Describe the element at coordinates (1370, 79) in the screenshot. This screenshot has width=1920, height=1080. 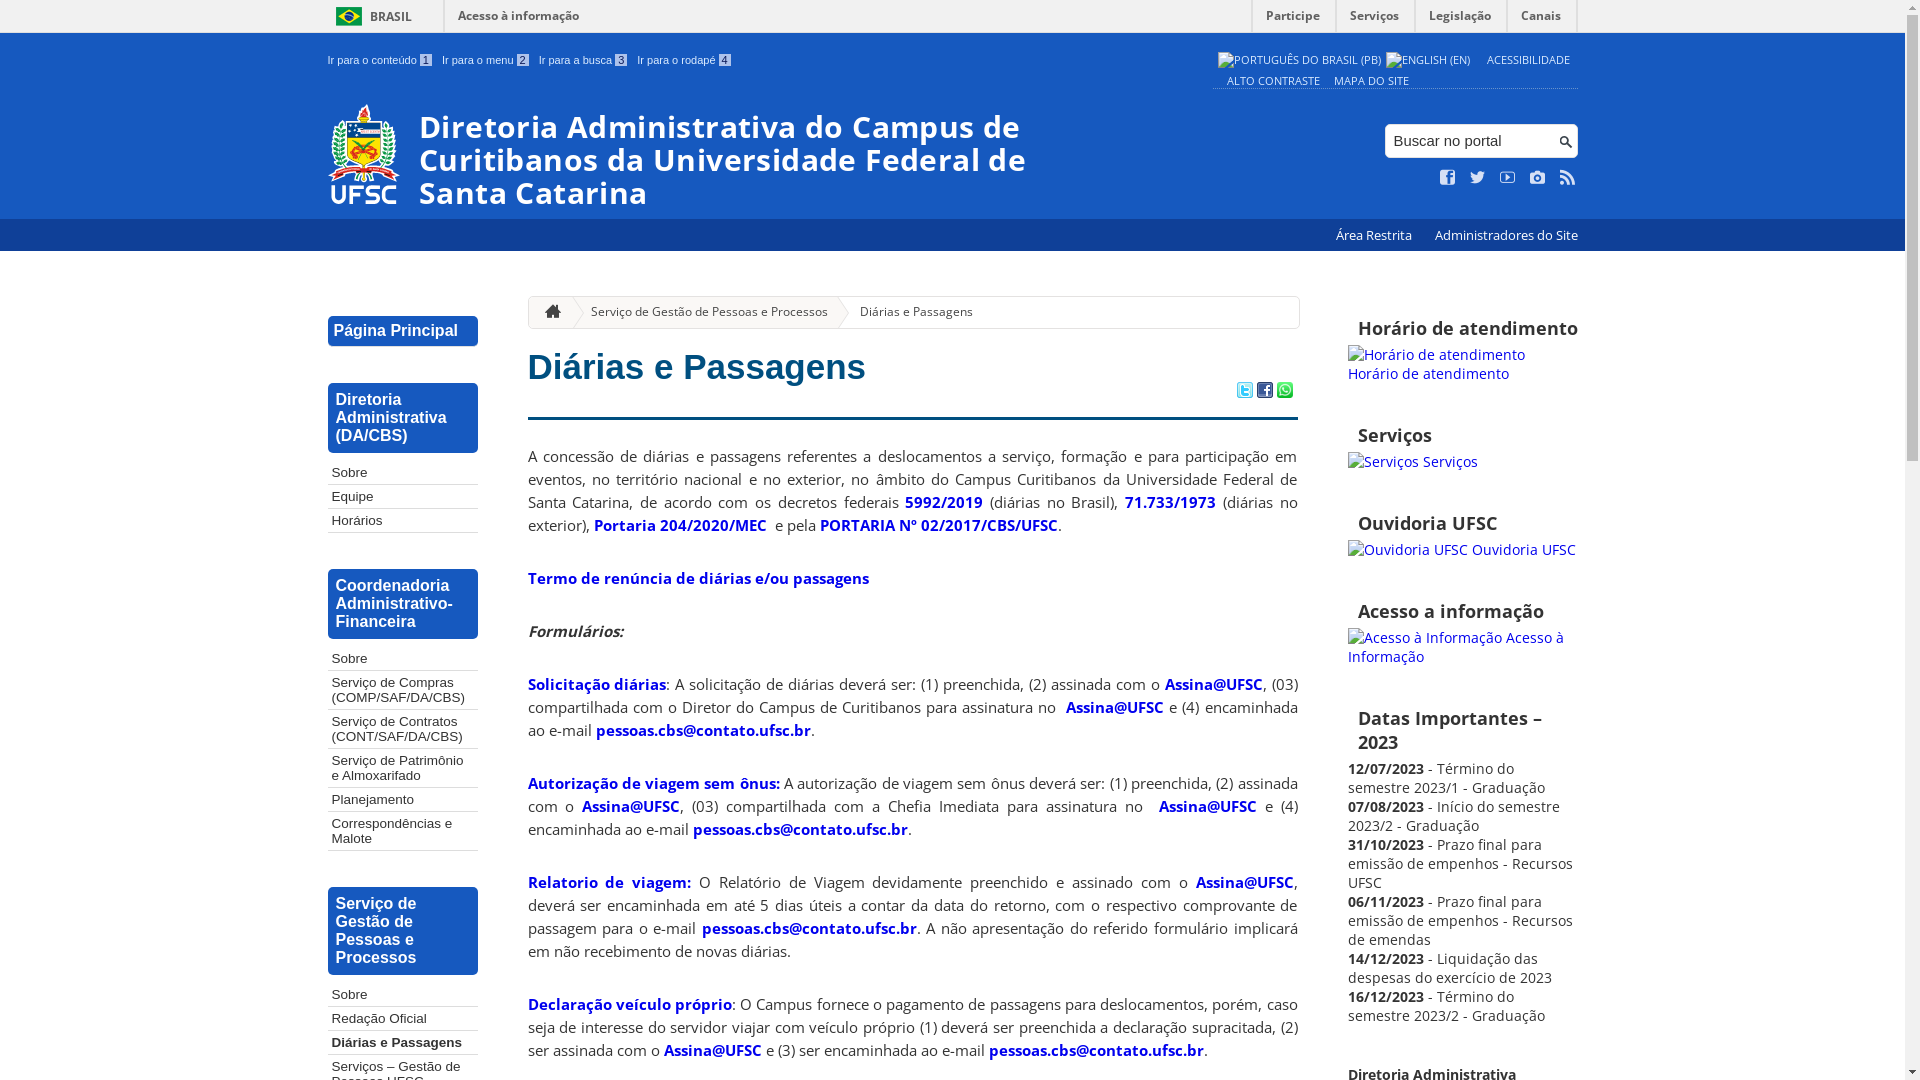
I see `'MAPA DO SITE'` at that location.